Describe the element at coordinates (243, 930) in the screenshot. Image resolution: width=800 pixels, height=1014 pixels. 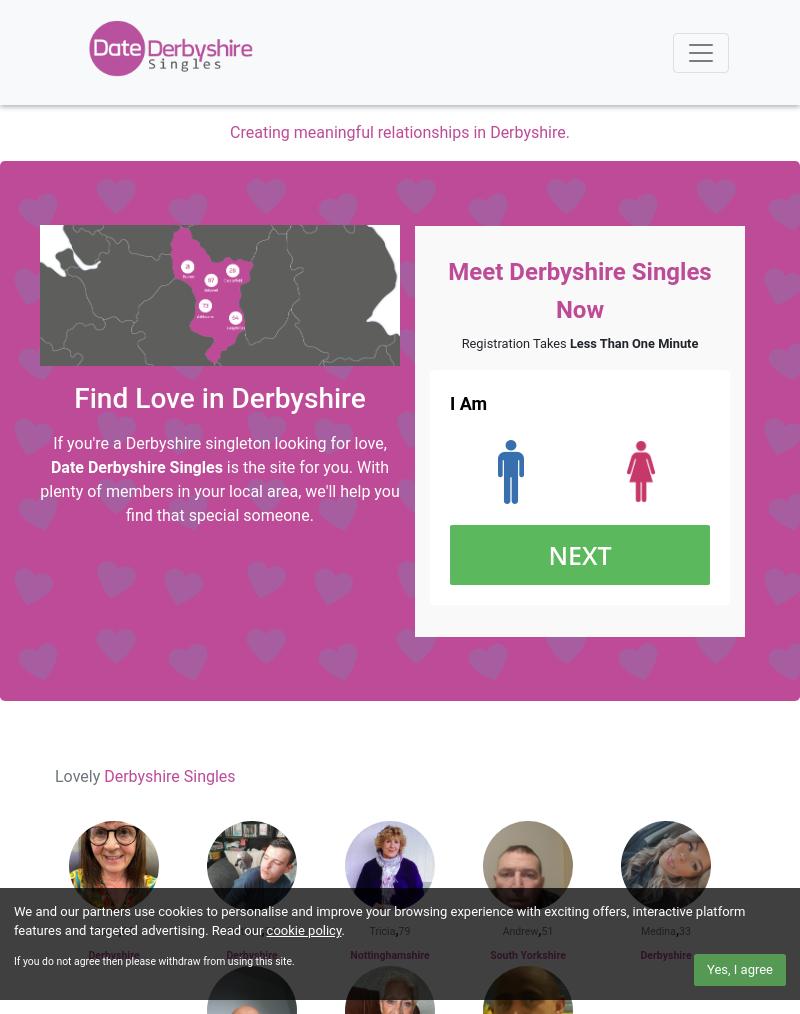
I see `'Nathan'` at that location.